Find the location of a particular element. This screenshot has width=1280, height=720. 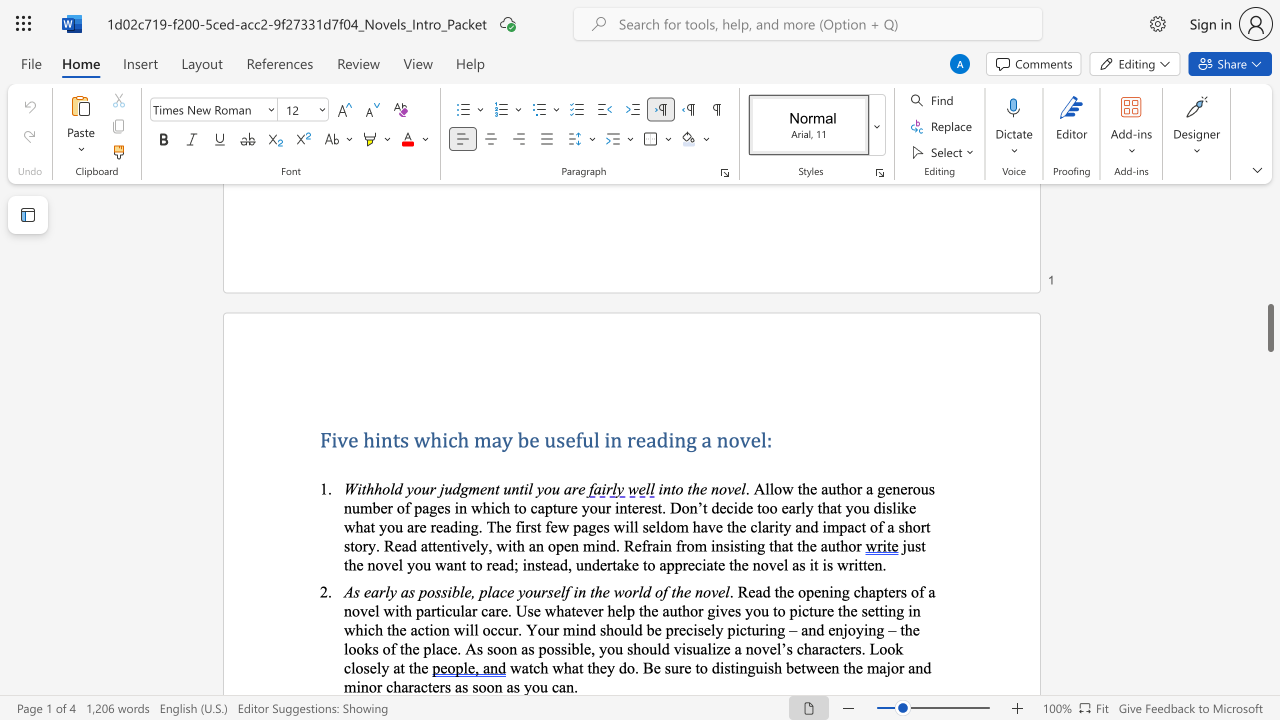

the 1th character "u" in the text is located at coordinates (550, 438).